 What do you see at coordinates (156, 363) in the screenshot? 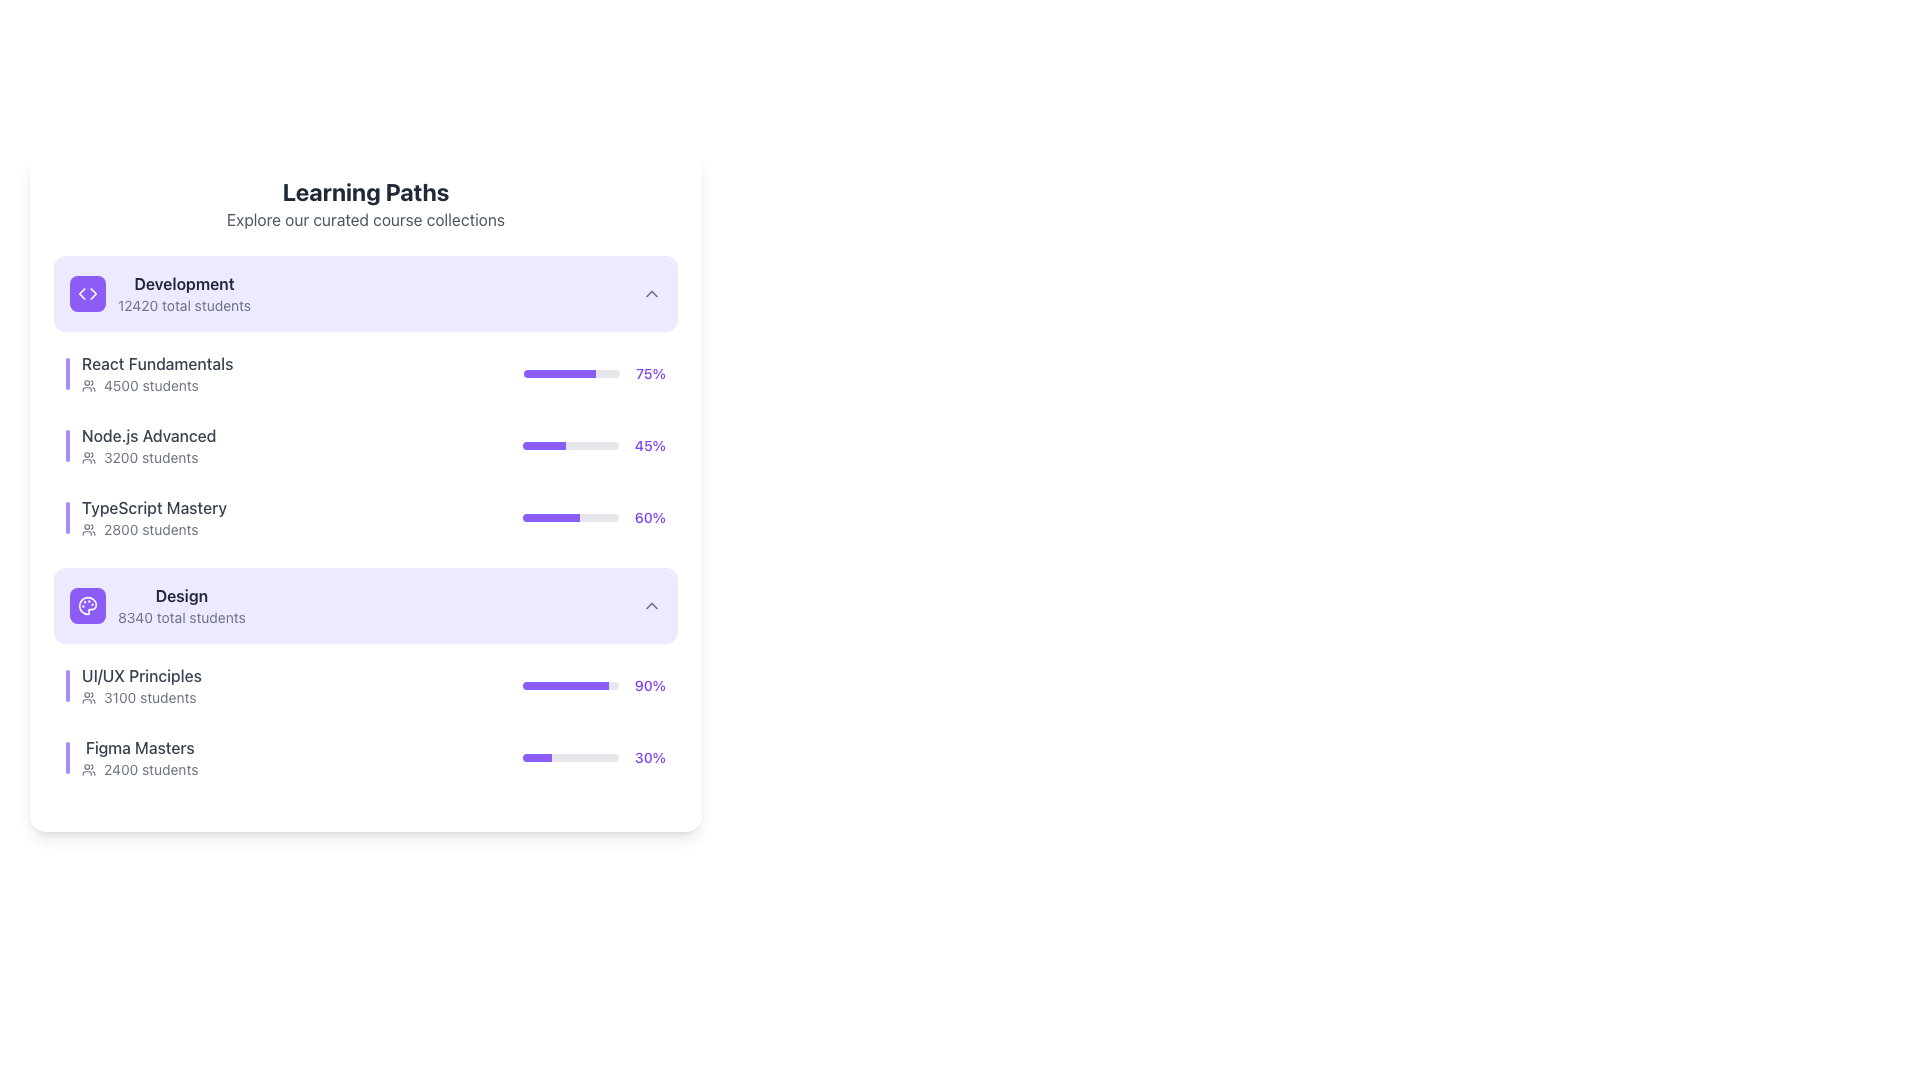
I see `the 'React Fundamentals' link located` at bounding box center [156, 363].